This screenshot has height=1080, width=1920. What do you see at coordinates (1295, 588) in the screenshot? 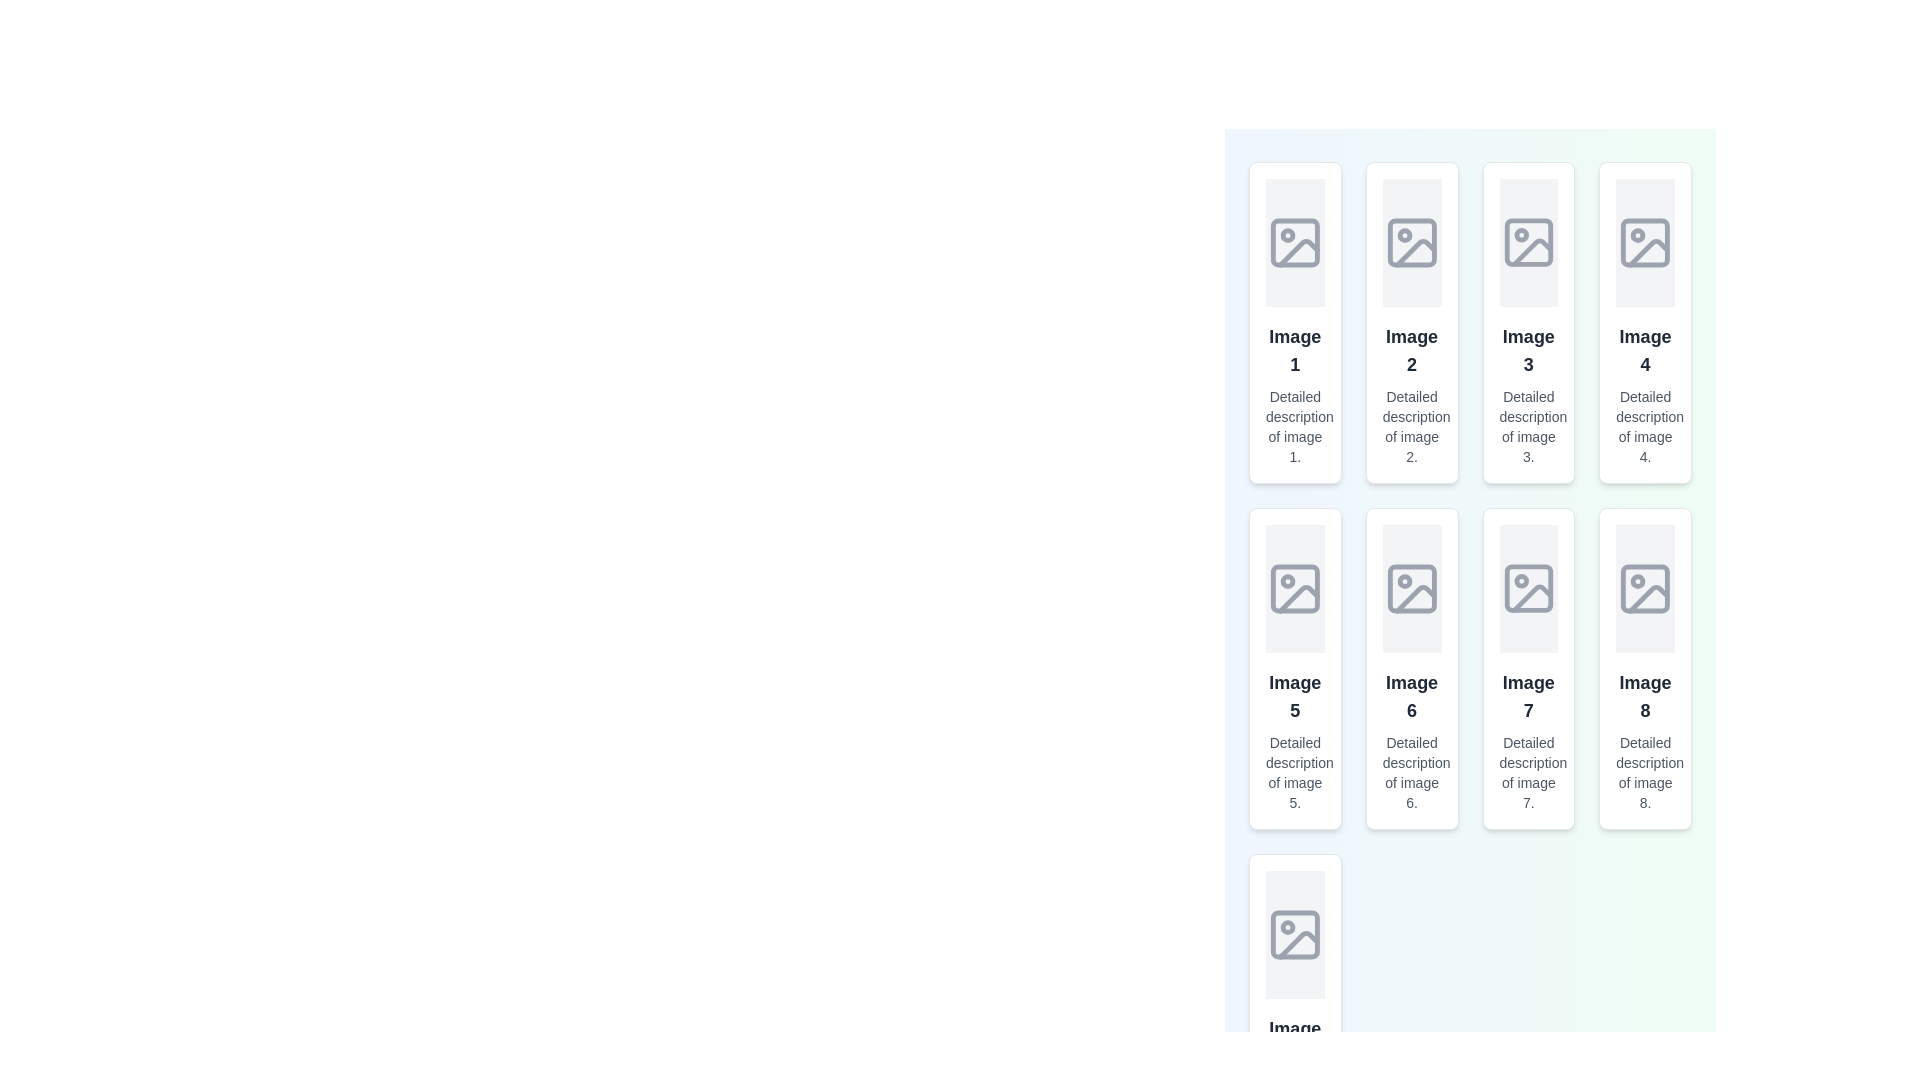
I see `image icon represented by a square frame with rounded corners and a circle with a diagonal line inside, located in the first column and fifth row from the top of the interface` at bounding box center [1295, 588].